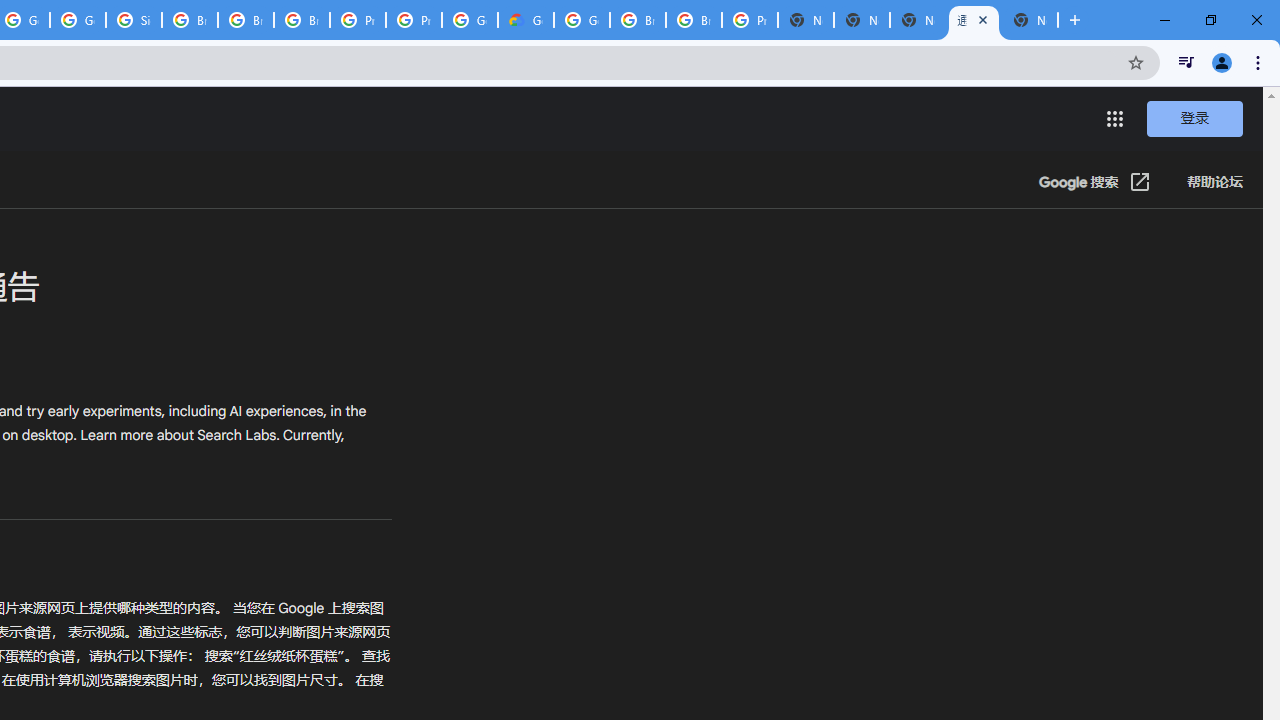  I want to click on 'Google Cloud Estimate Summary', so click(526, 20).